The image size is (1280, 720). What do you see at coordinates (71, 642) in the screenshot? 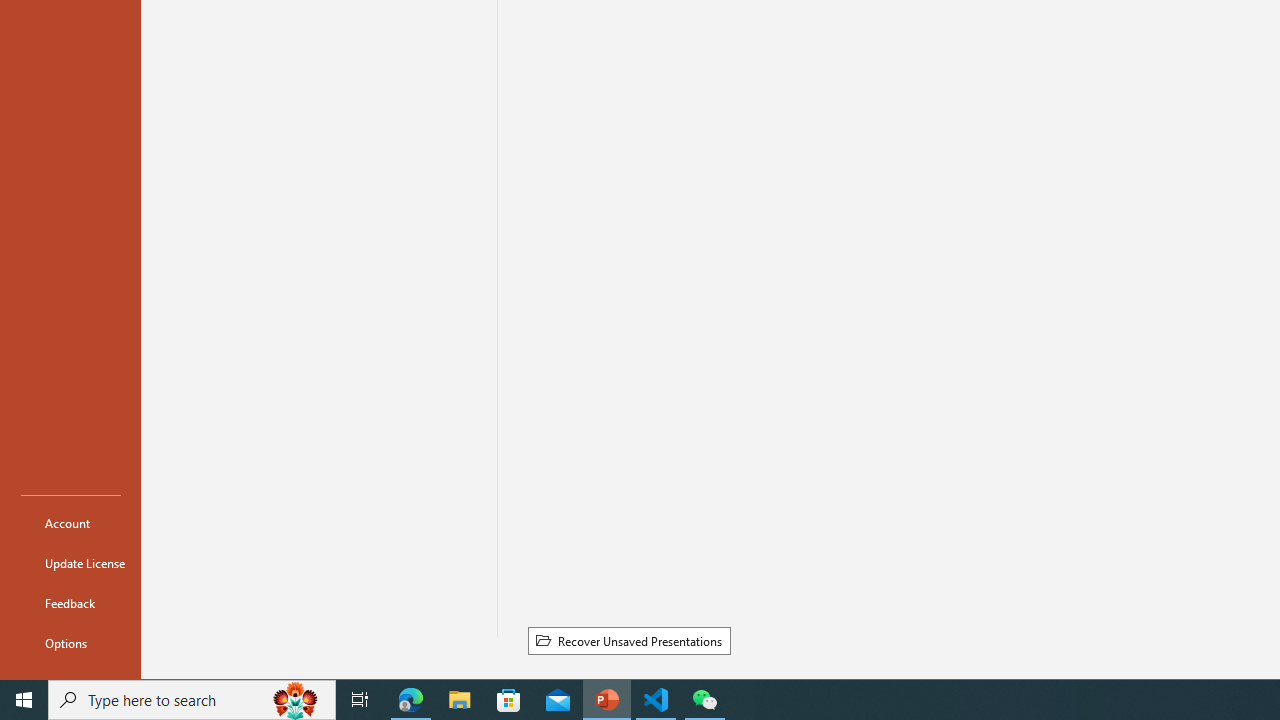
I see `'Options'` at bounding box center [71, 642].